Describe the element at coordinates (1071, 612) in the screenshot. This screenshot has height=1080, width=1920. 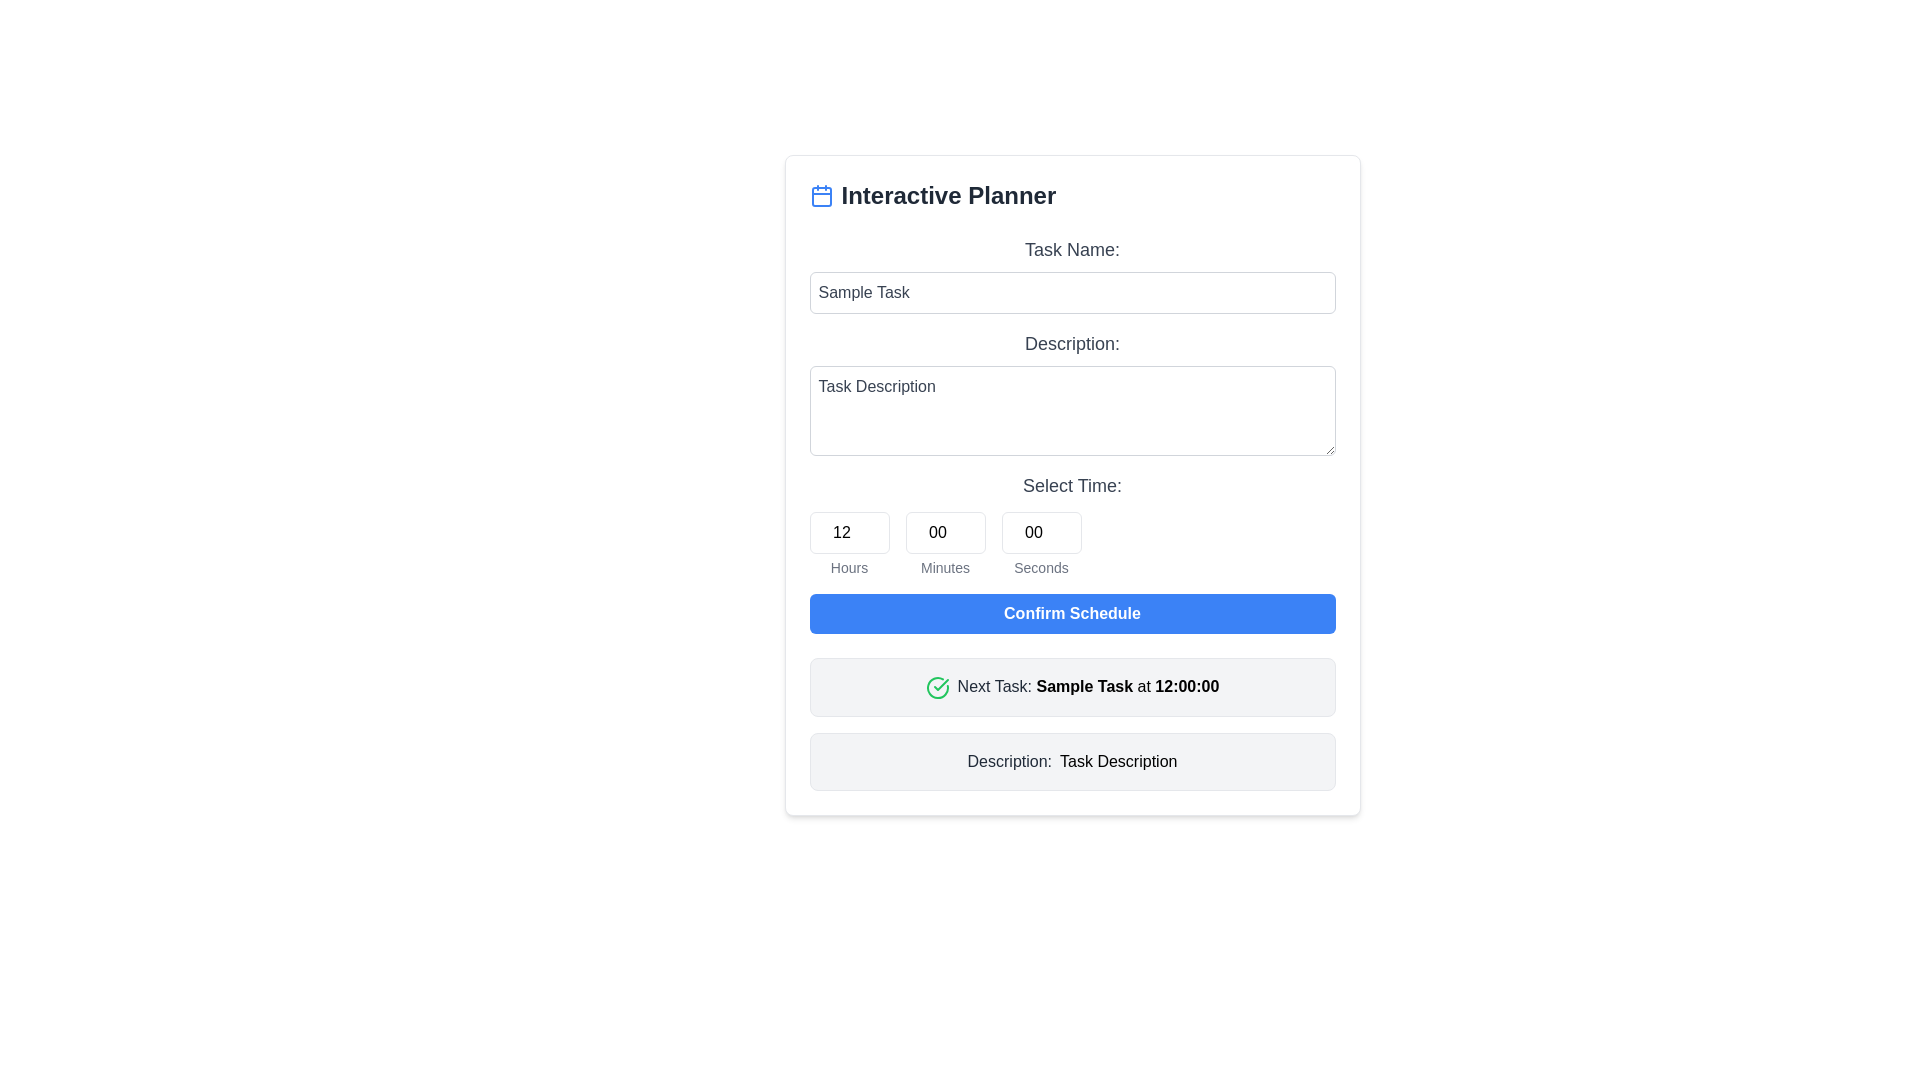
I see `the 'Confirm Schedule' button, which is a rectangular button with rounded corners and white text on a blue background, located within the 'Interactive Planner' card below the time selector` at that location.